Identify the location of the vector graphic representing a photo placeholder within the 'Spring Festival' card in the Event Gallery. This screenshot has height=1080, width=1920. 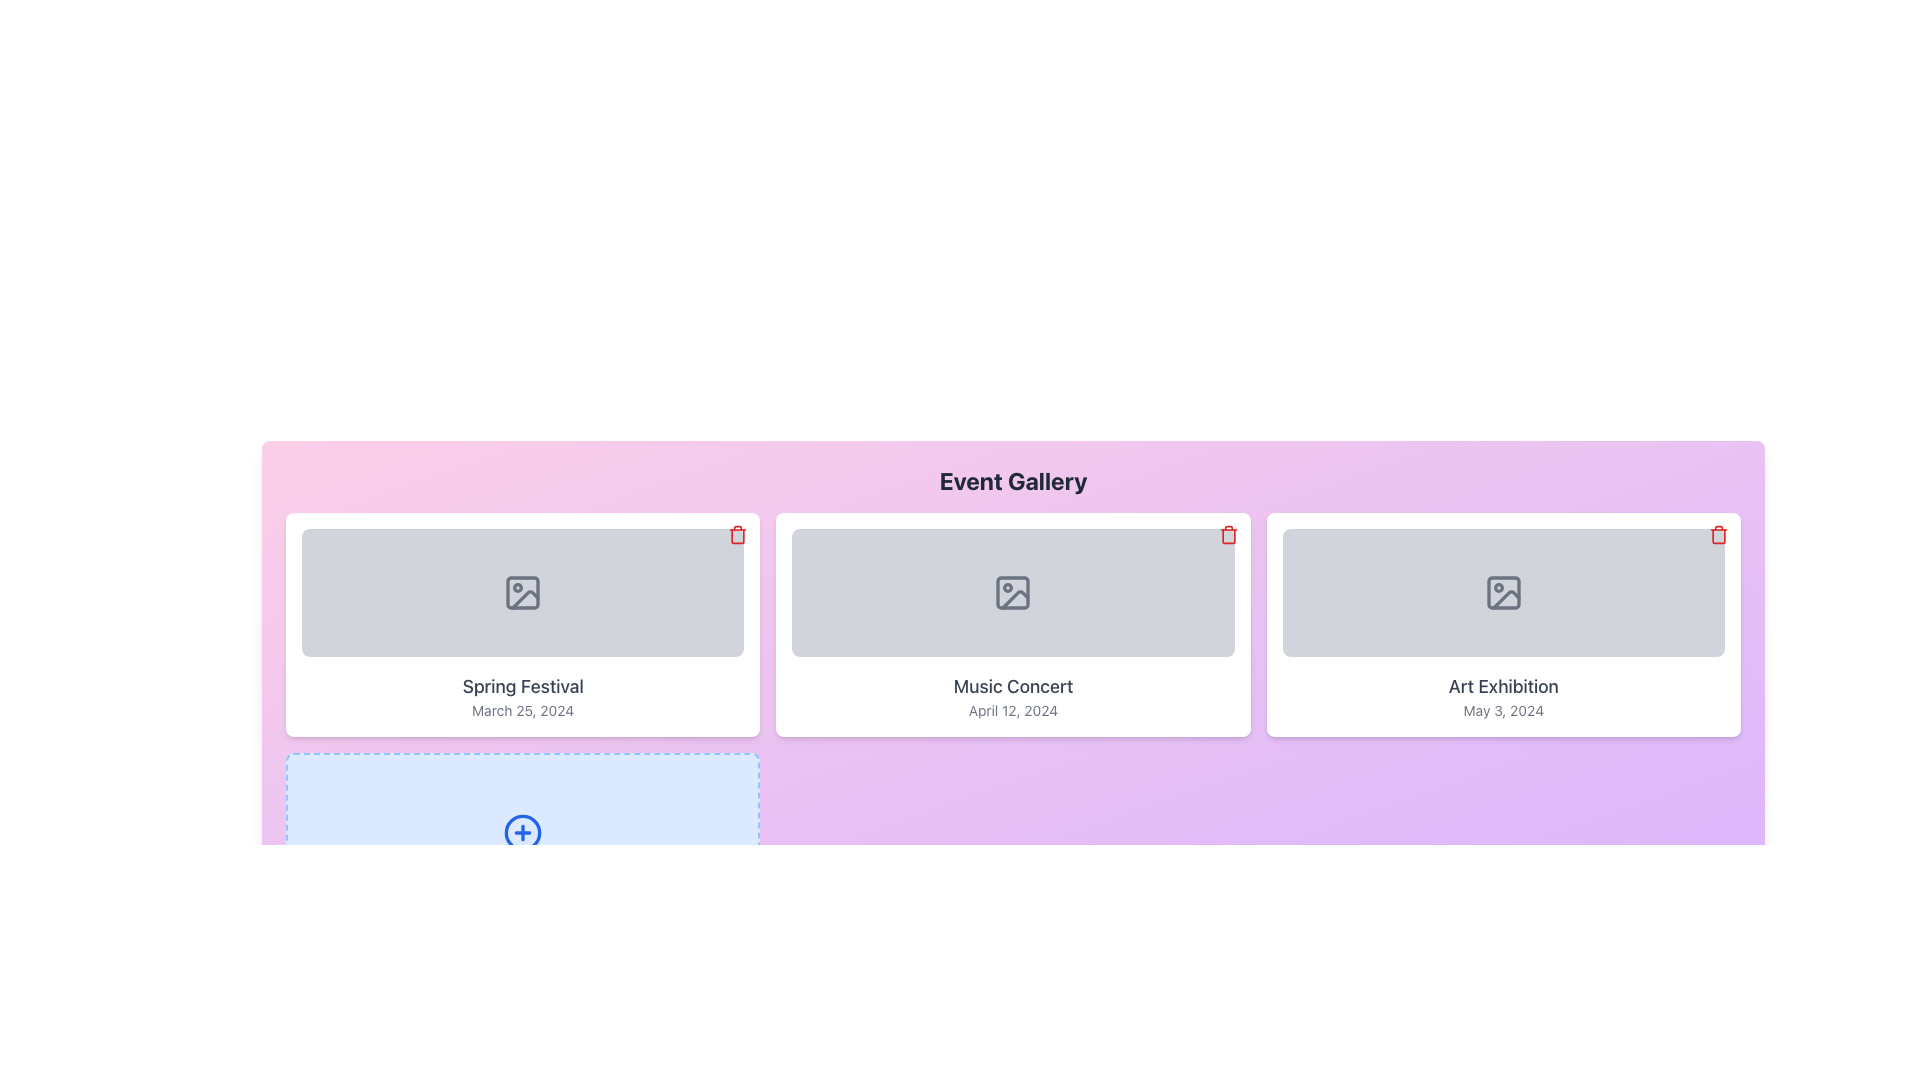
(525, 598).